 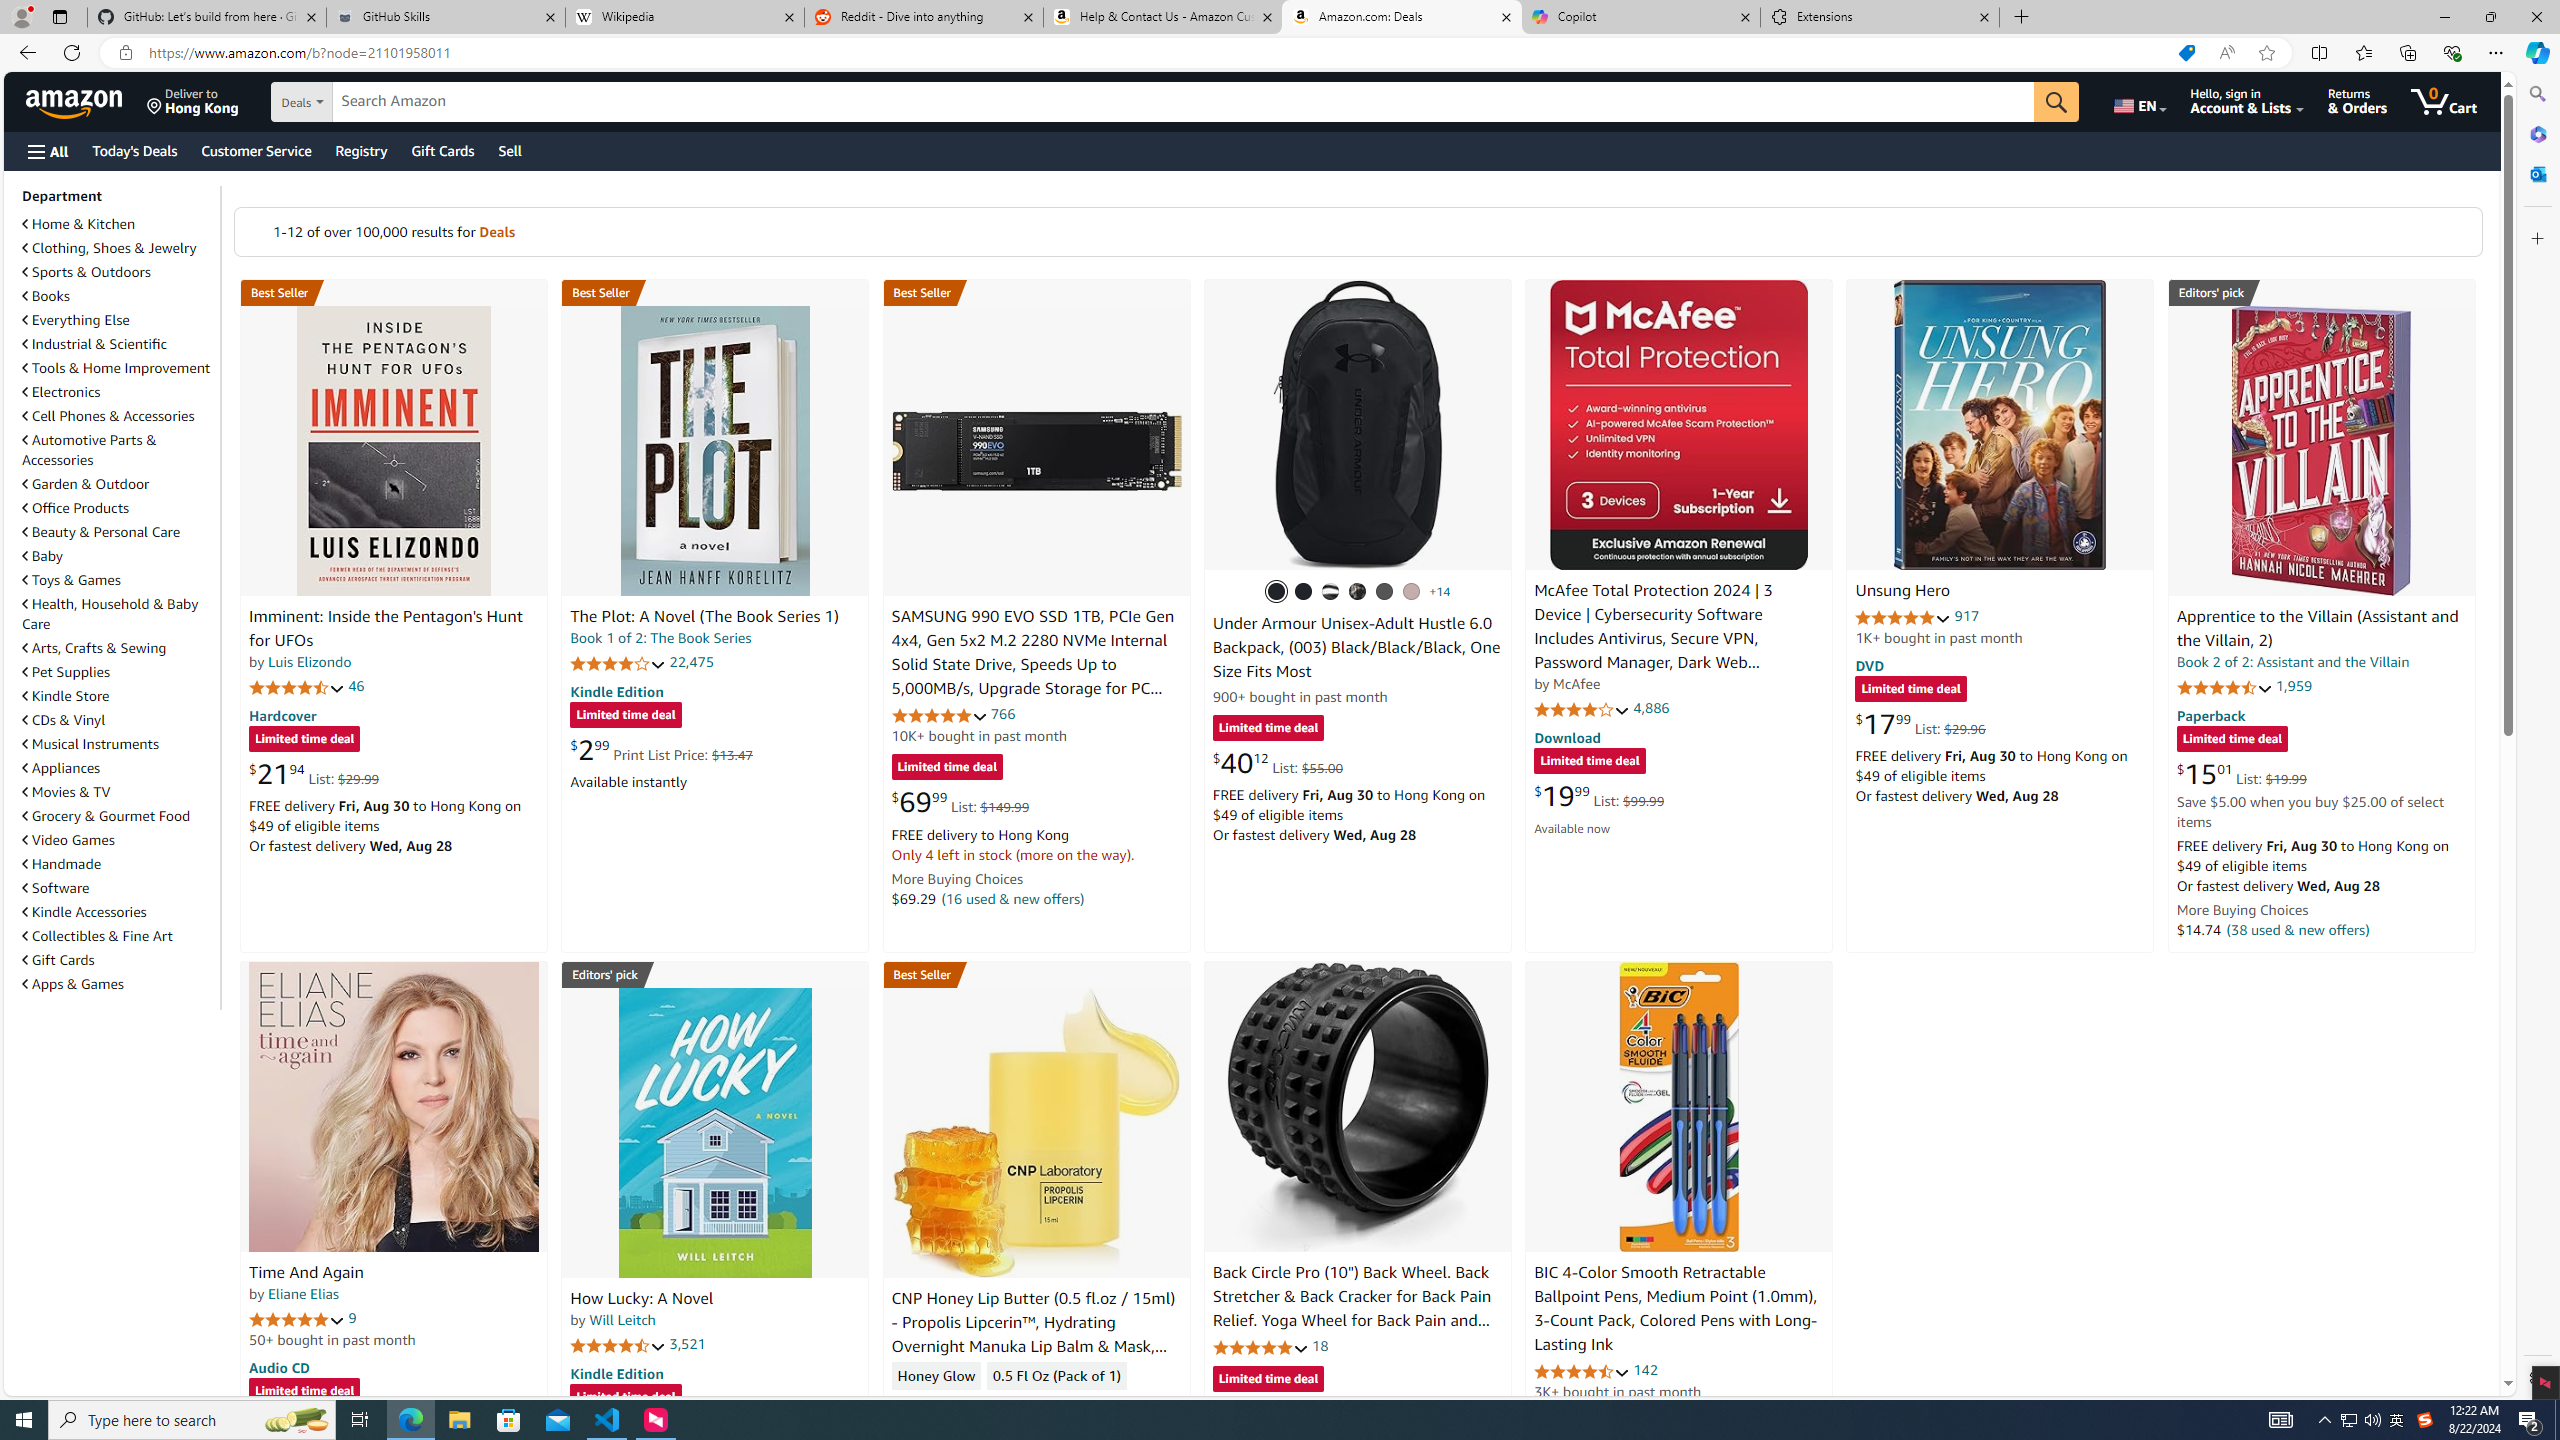 I want to click on 'Appliances', so click(x=118, y=766).